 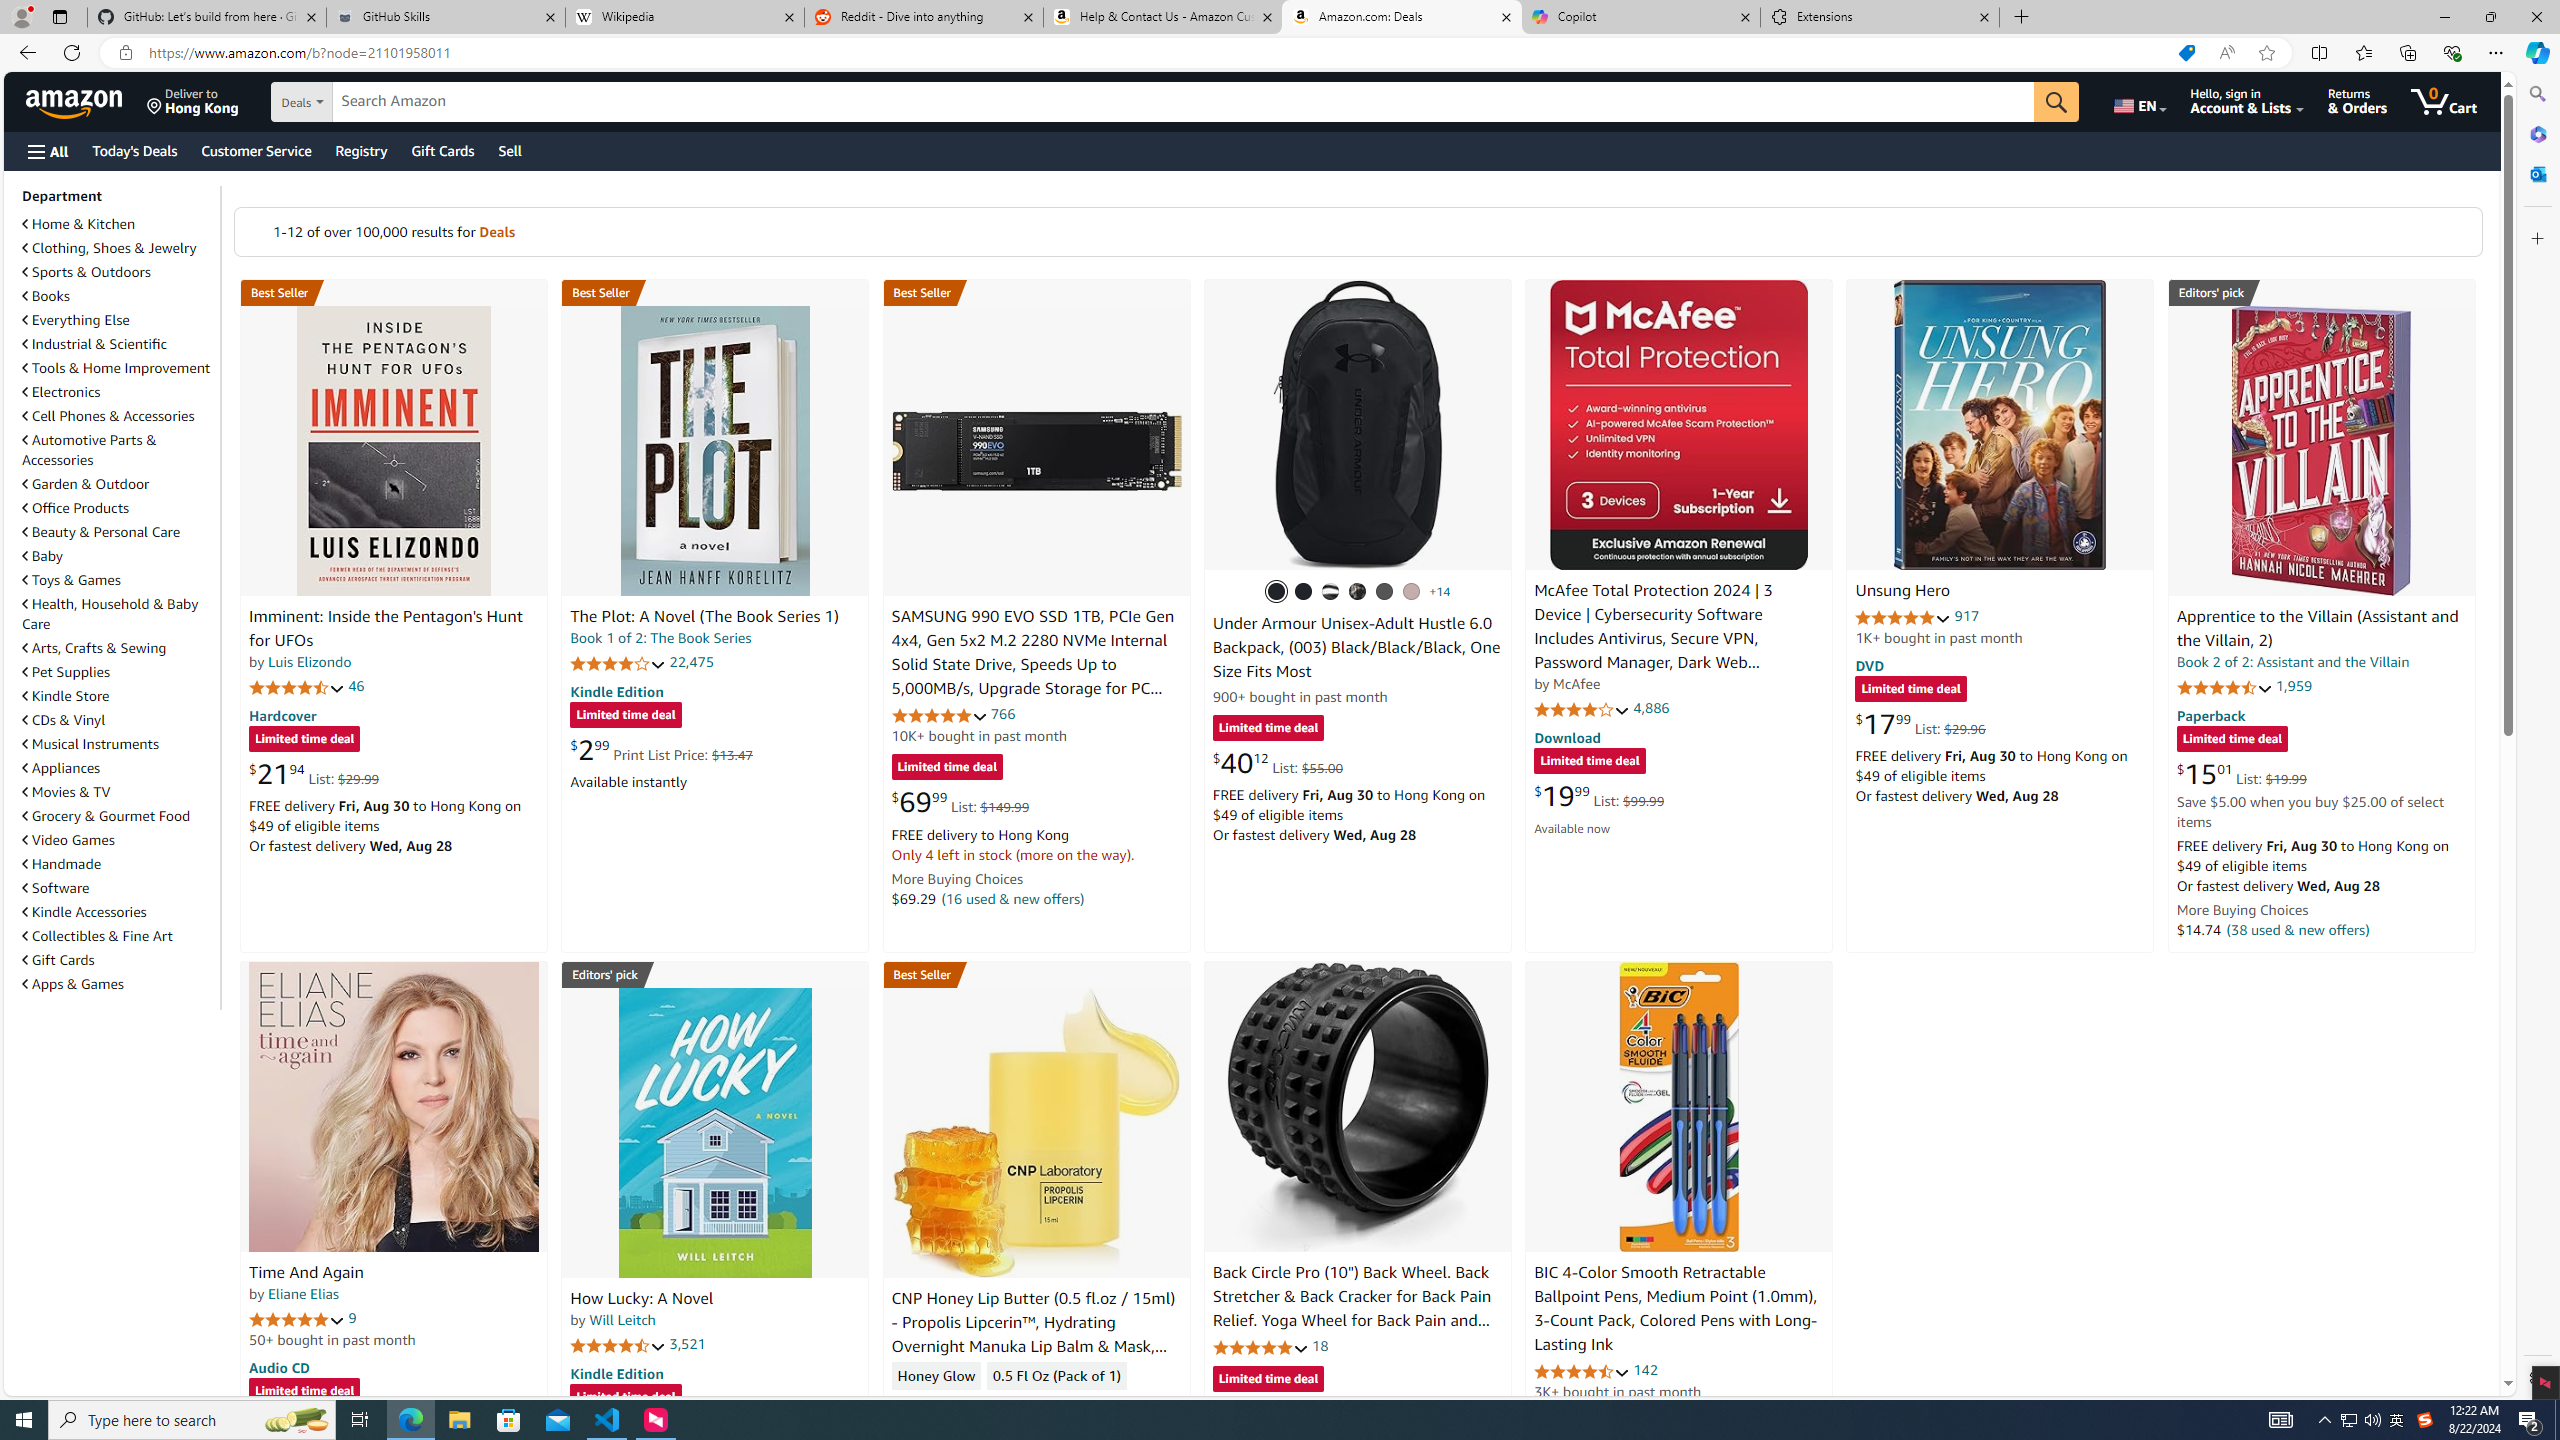 I want to click on 'Appliances', so click(x=118, y=766).